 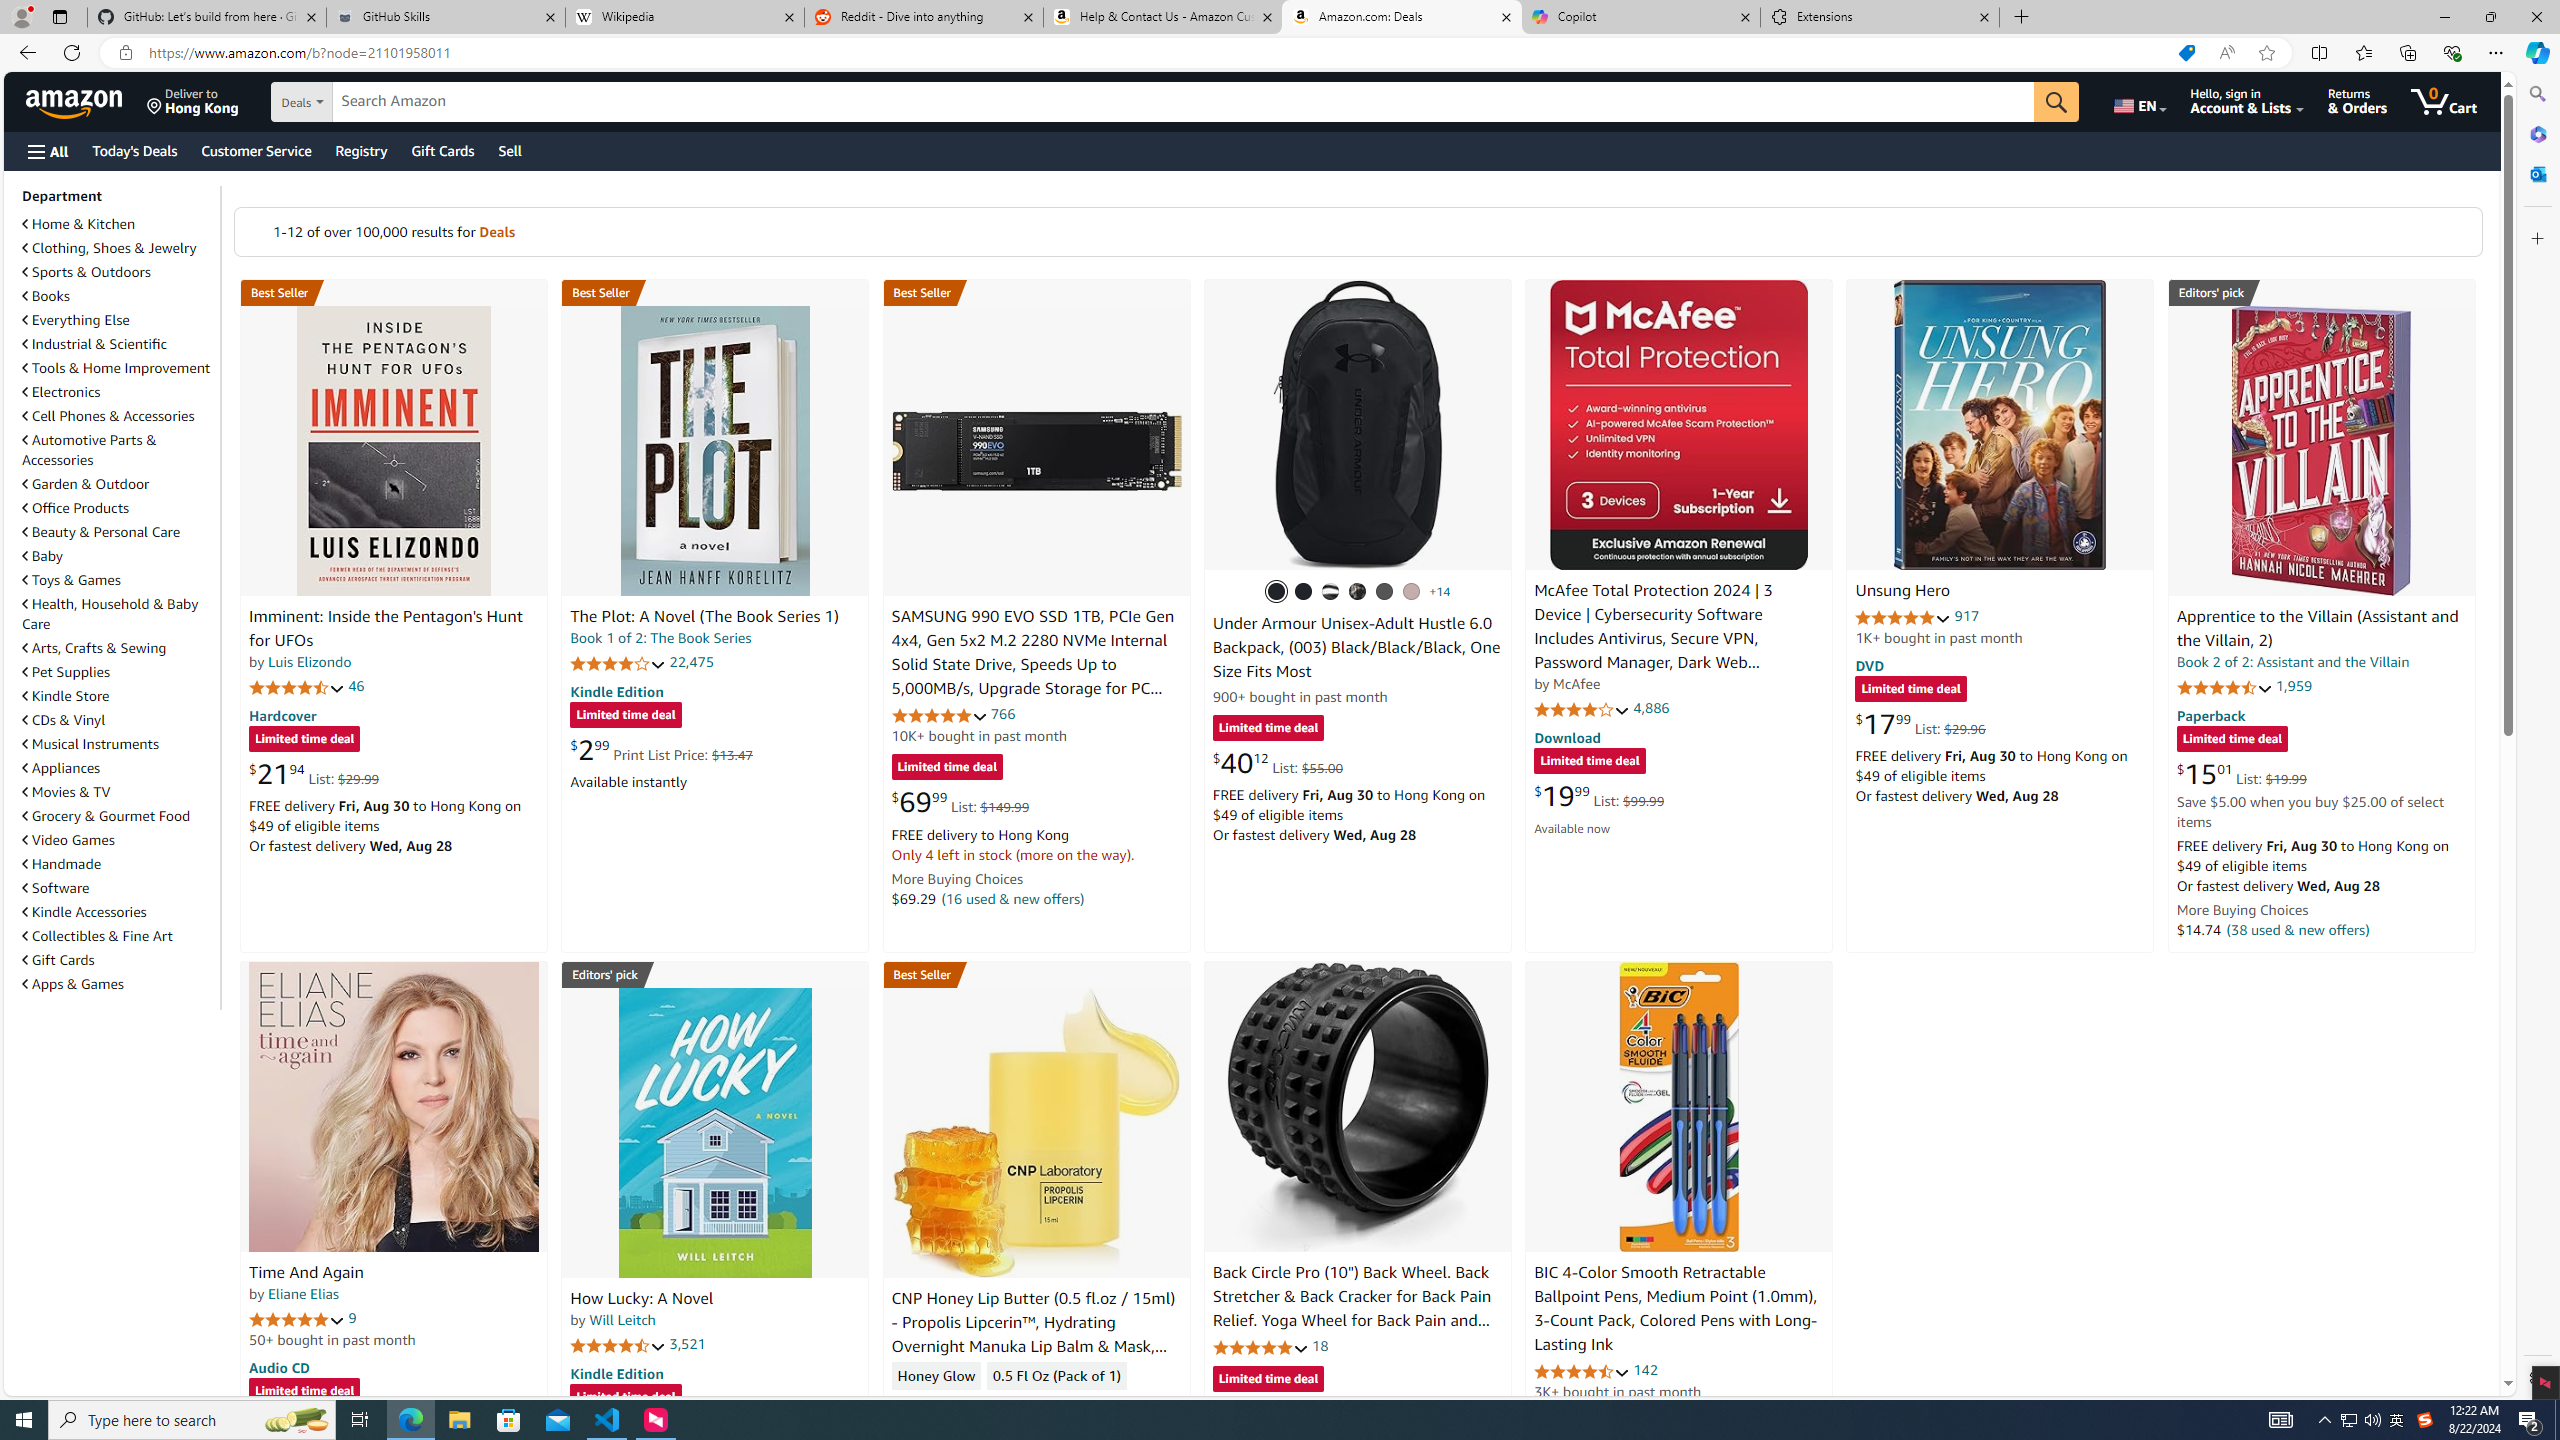 I want to click on 'Appliances', so click(x=118, y=766).